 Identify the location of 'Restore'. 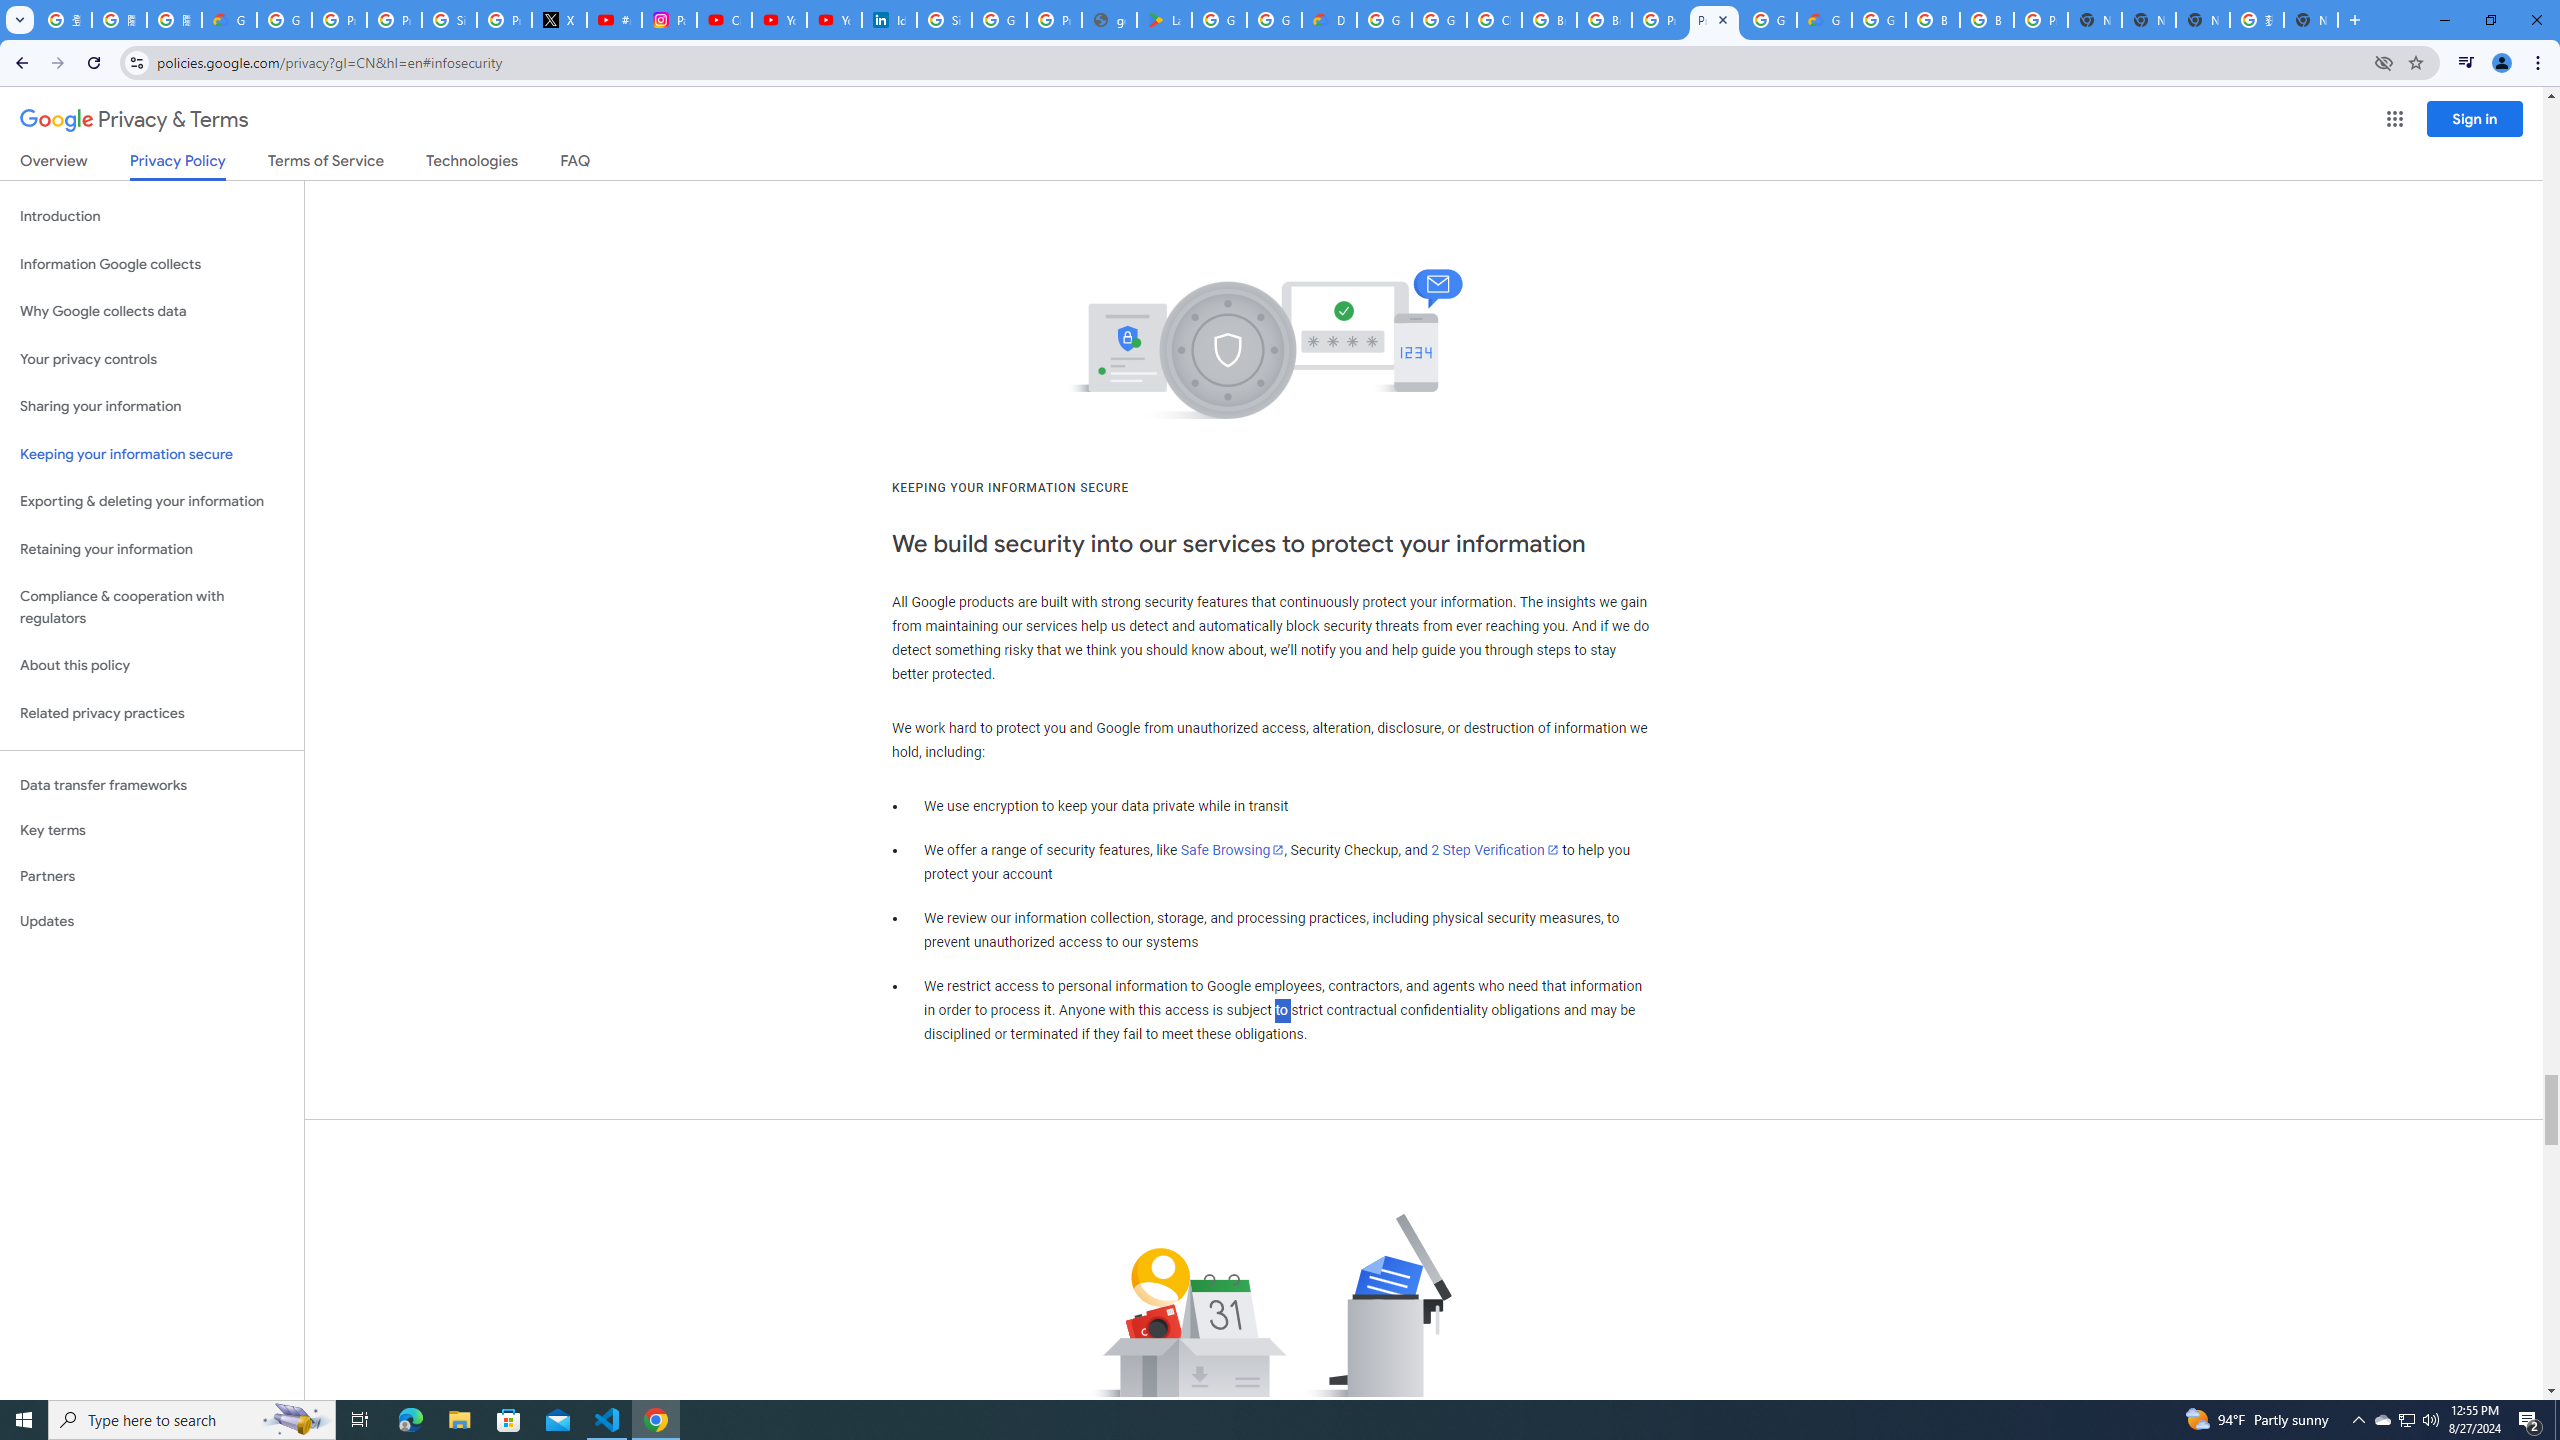
(2490, 19).